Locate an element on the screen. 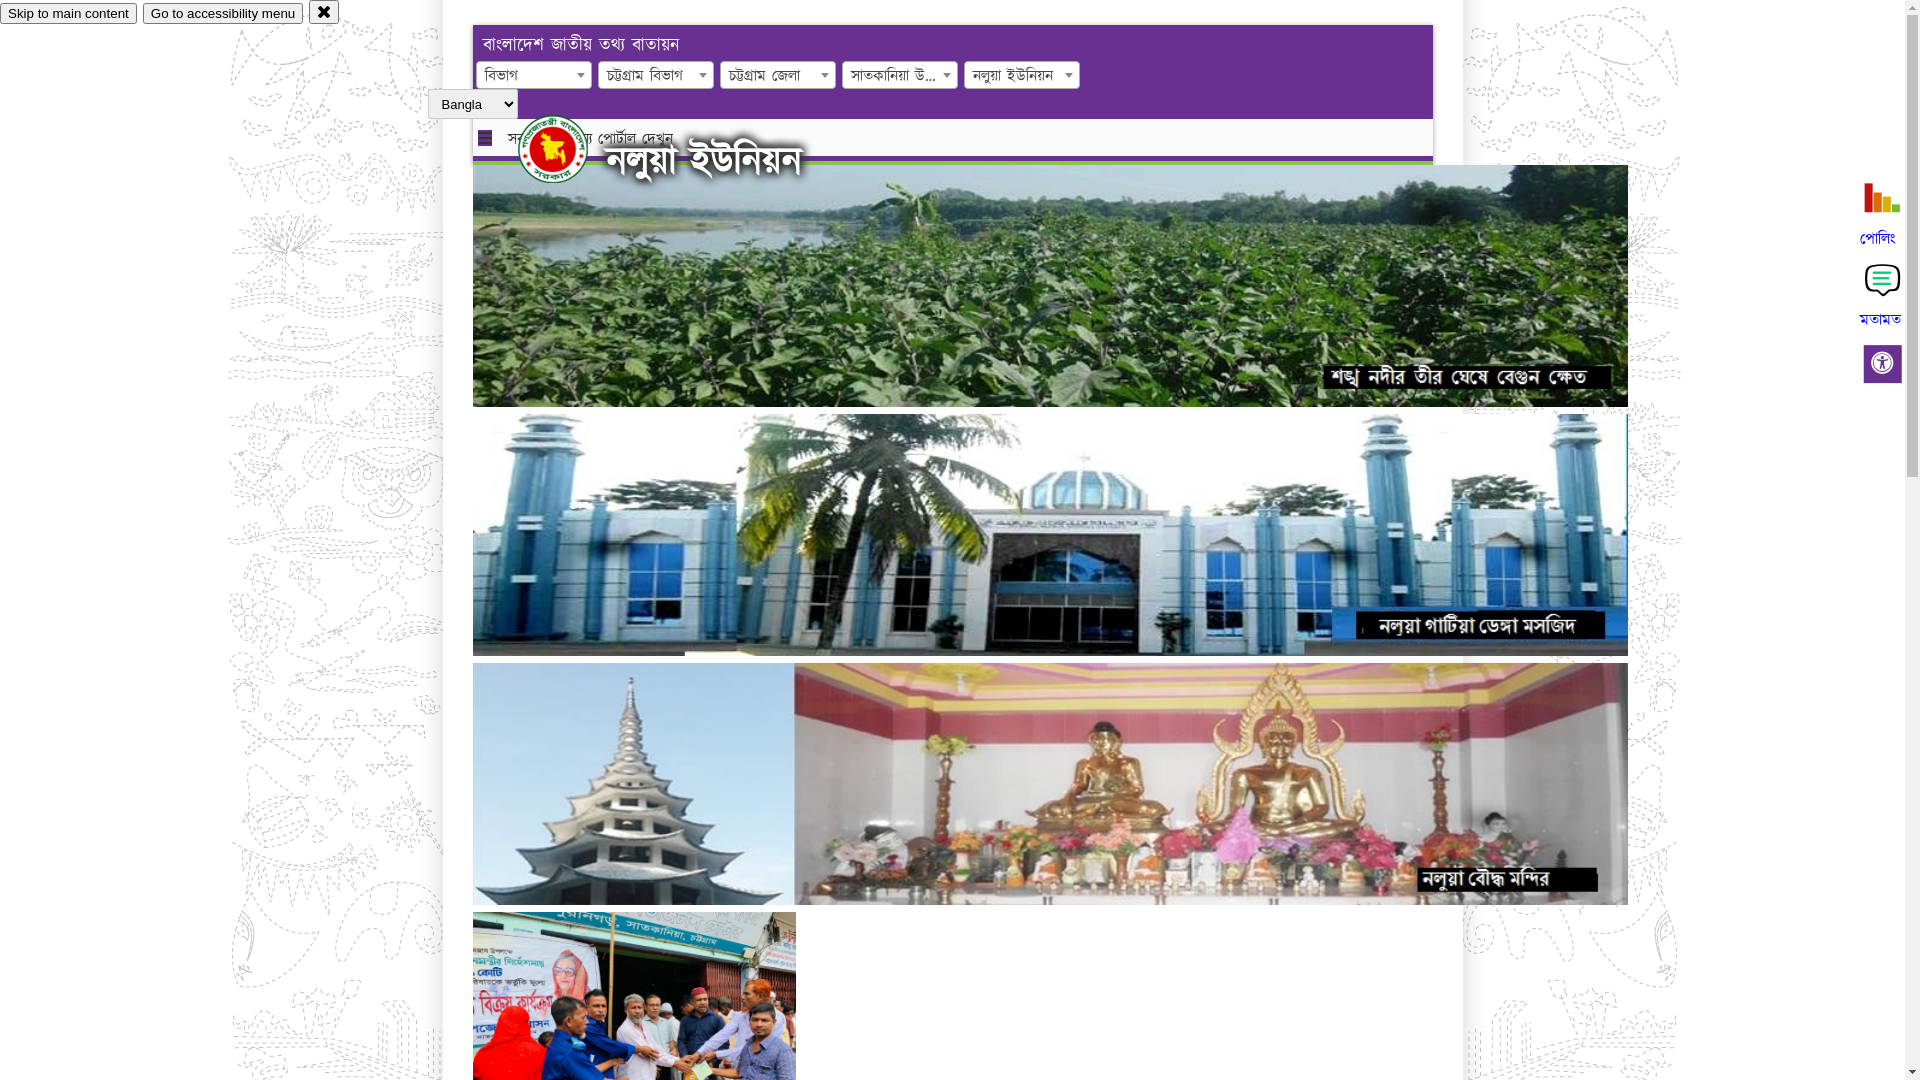 This screenshot has height=1080, width=1920. 'Go to accessibility menu' is located at coordinates (222, 13).